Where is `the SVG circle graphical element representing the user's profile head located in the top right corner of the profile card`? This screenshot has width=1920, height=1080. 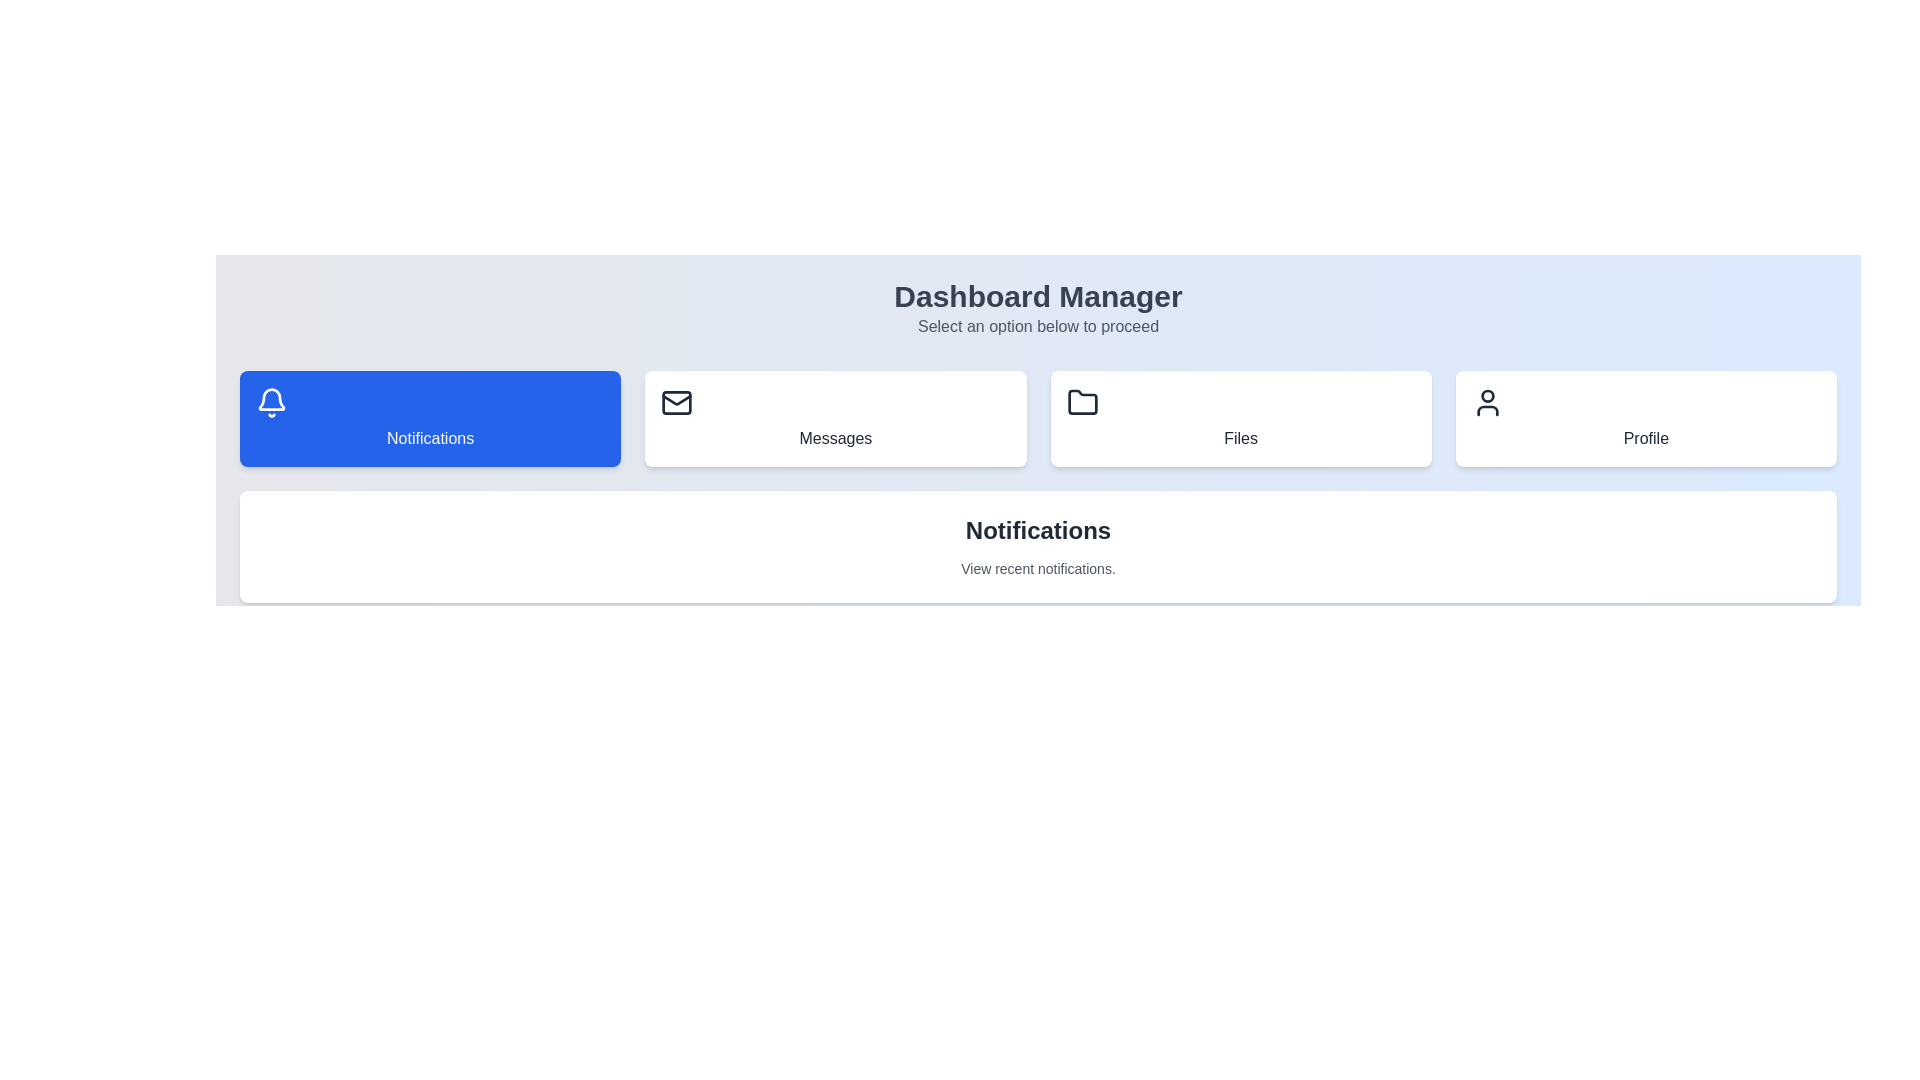 the SVG circle graphical element representing the user's profile head located in the top right corner of the profile card is located at coordinates (1487, 396).